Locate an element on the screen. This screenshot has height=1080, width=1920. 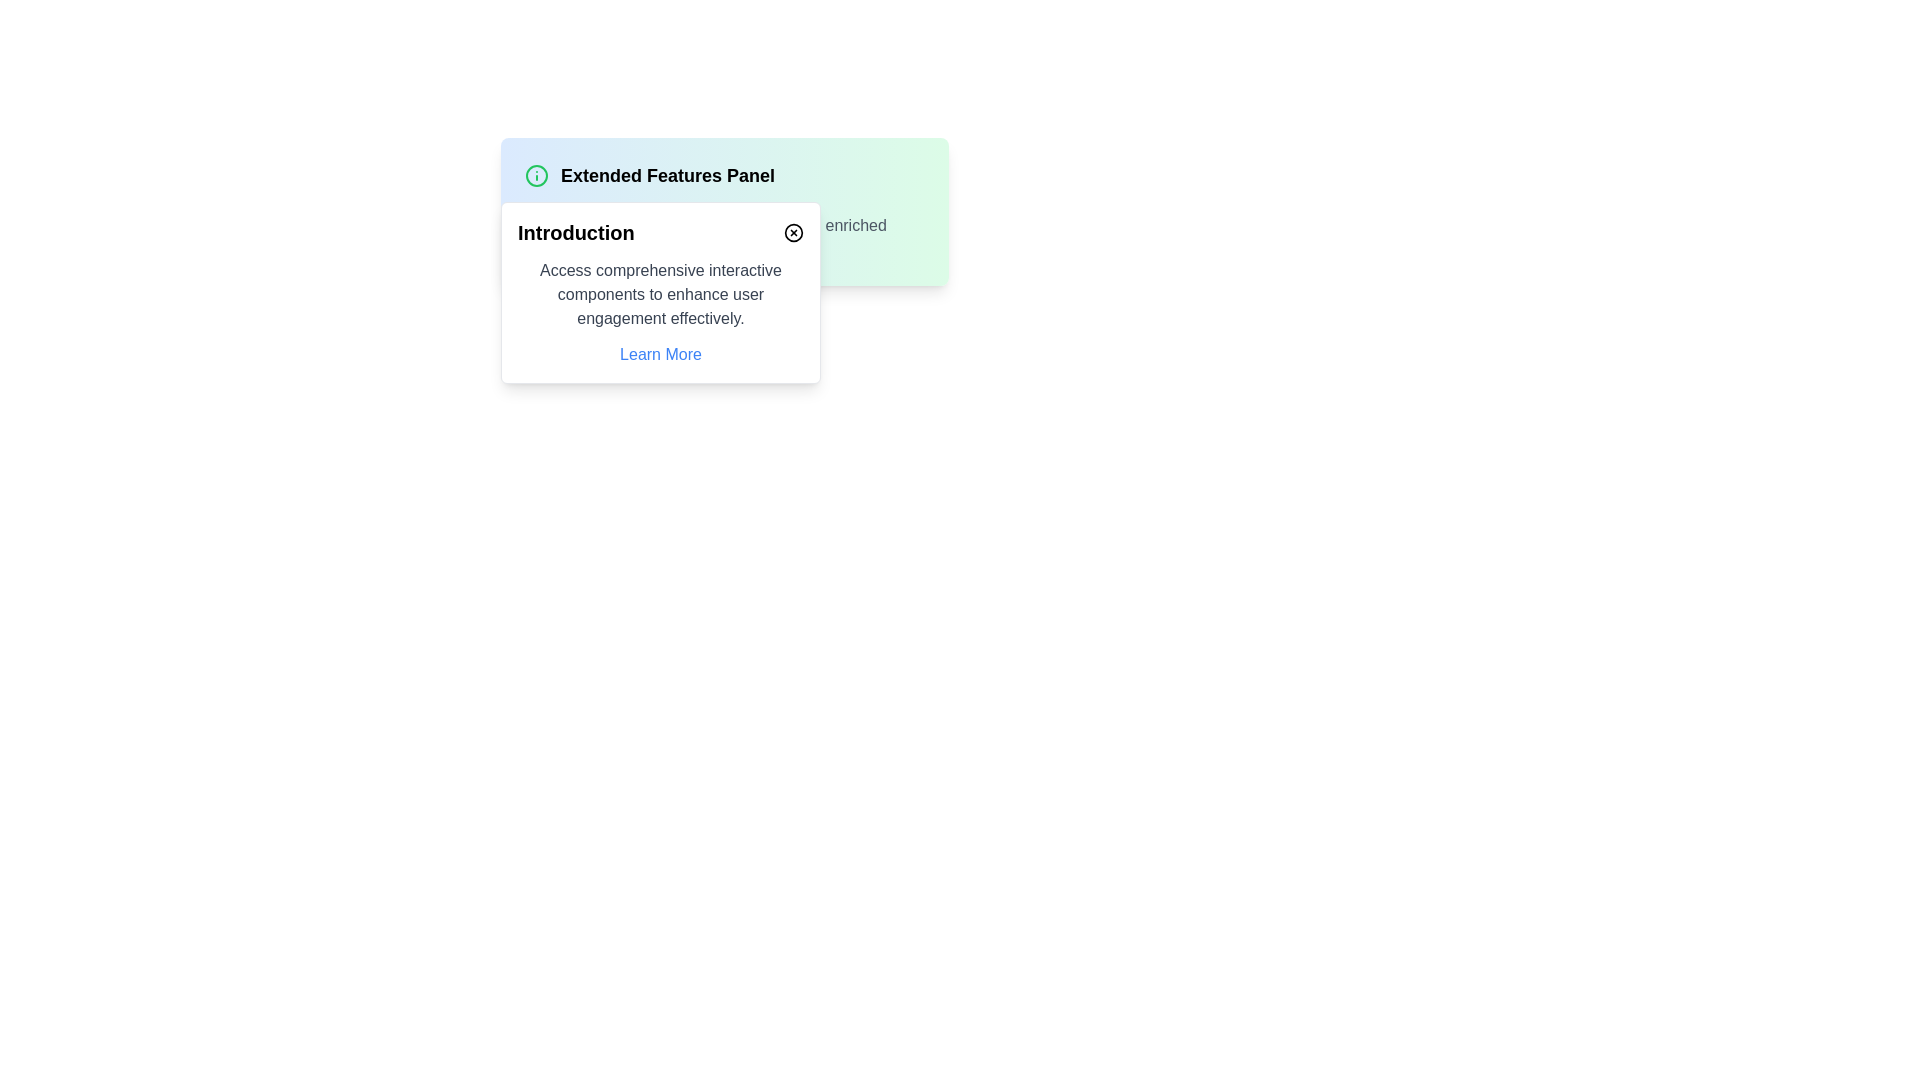
the 'Learn More' button, which is a clickable text in blue font located at the bottom of a floating panel is located at coordinates (661, 353).